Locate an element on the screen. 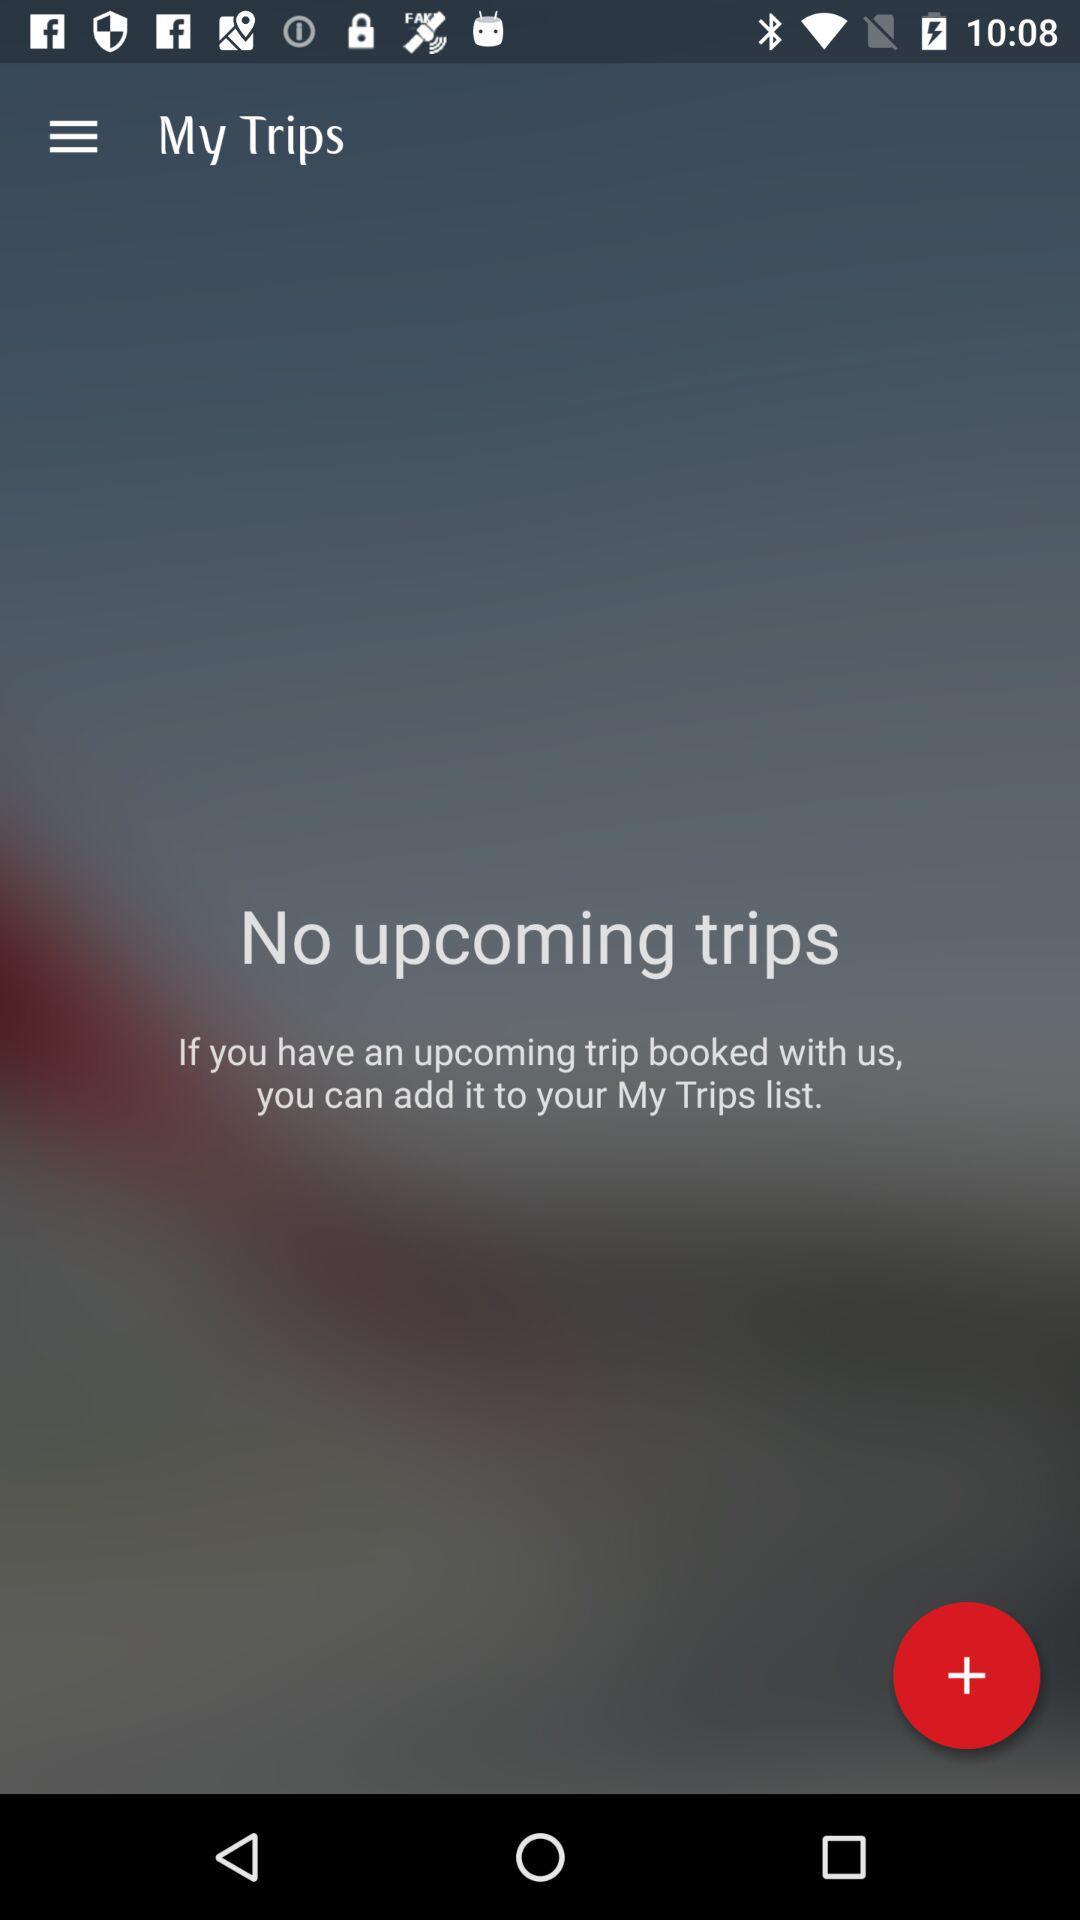 This screenshot has height=1920, width=1080. icon below the if you have is located at coordinates (965, 1675).